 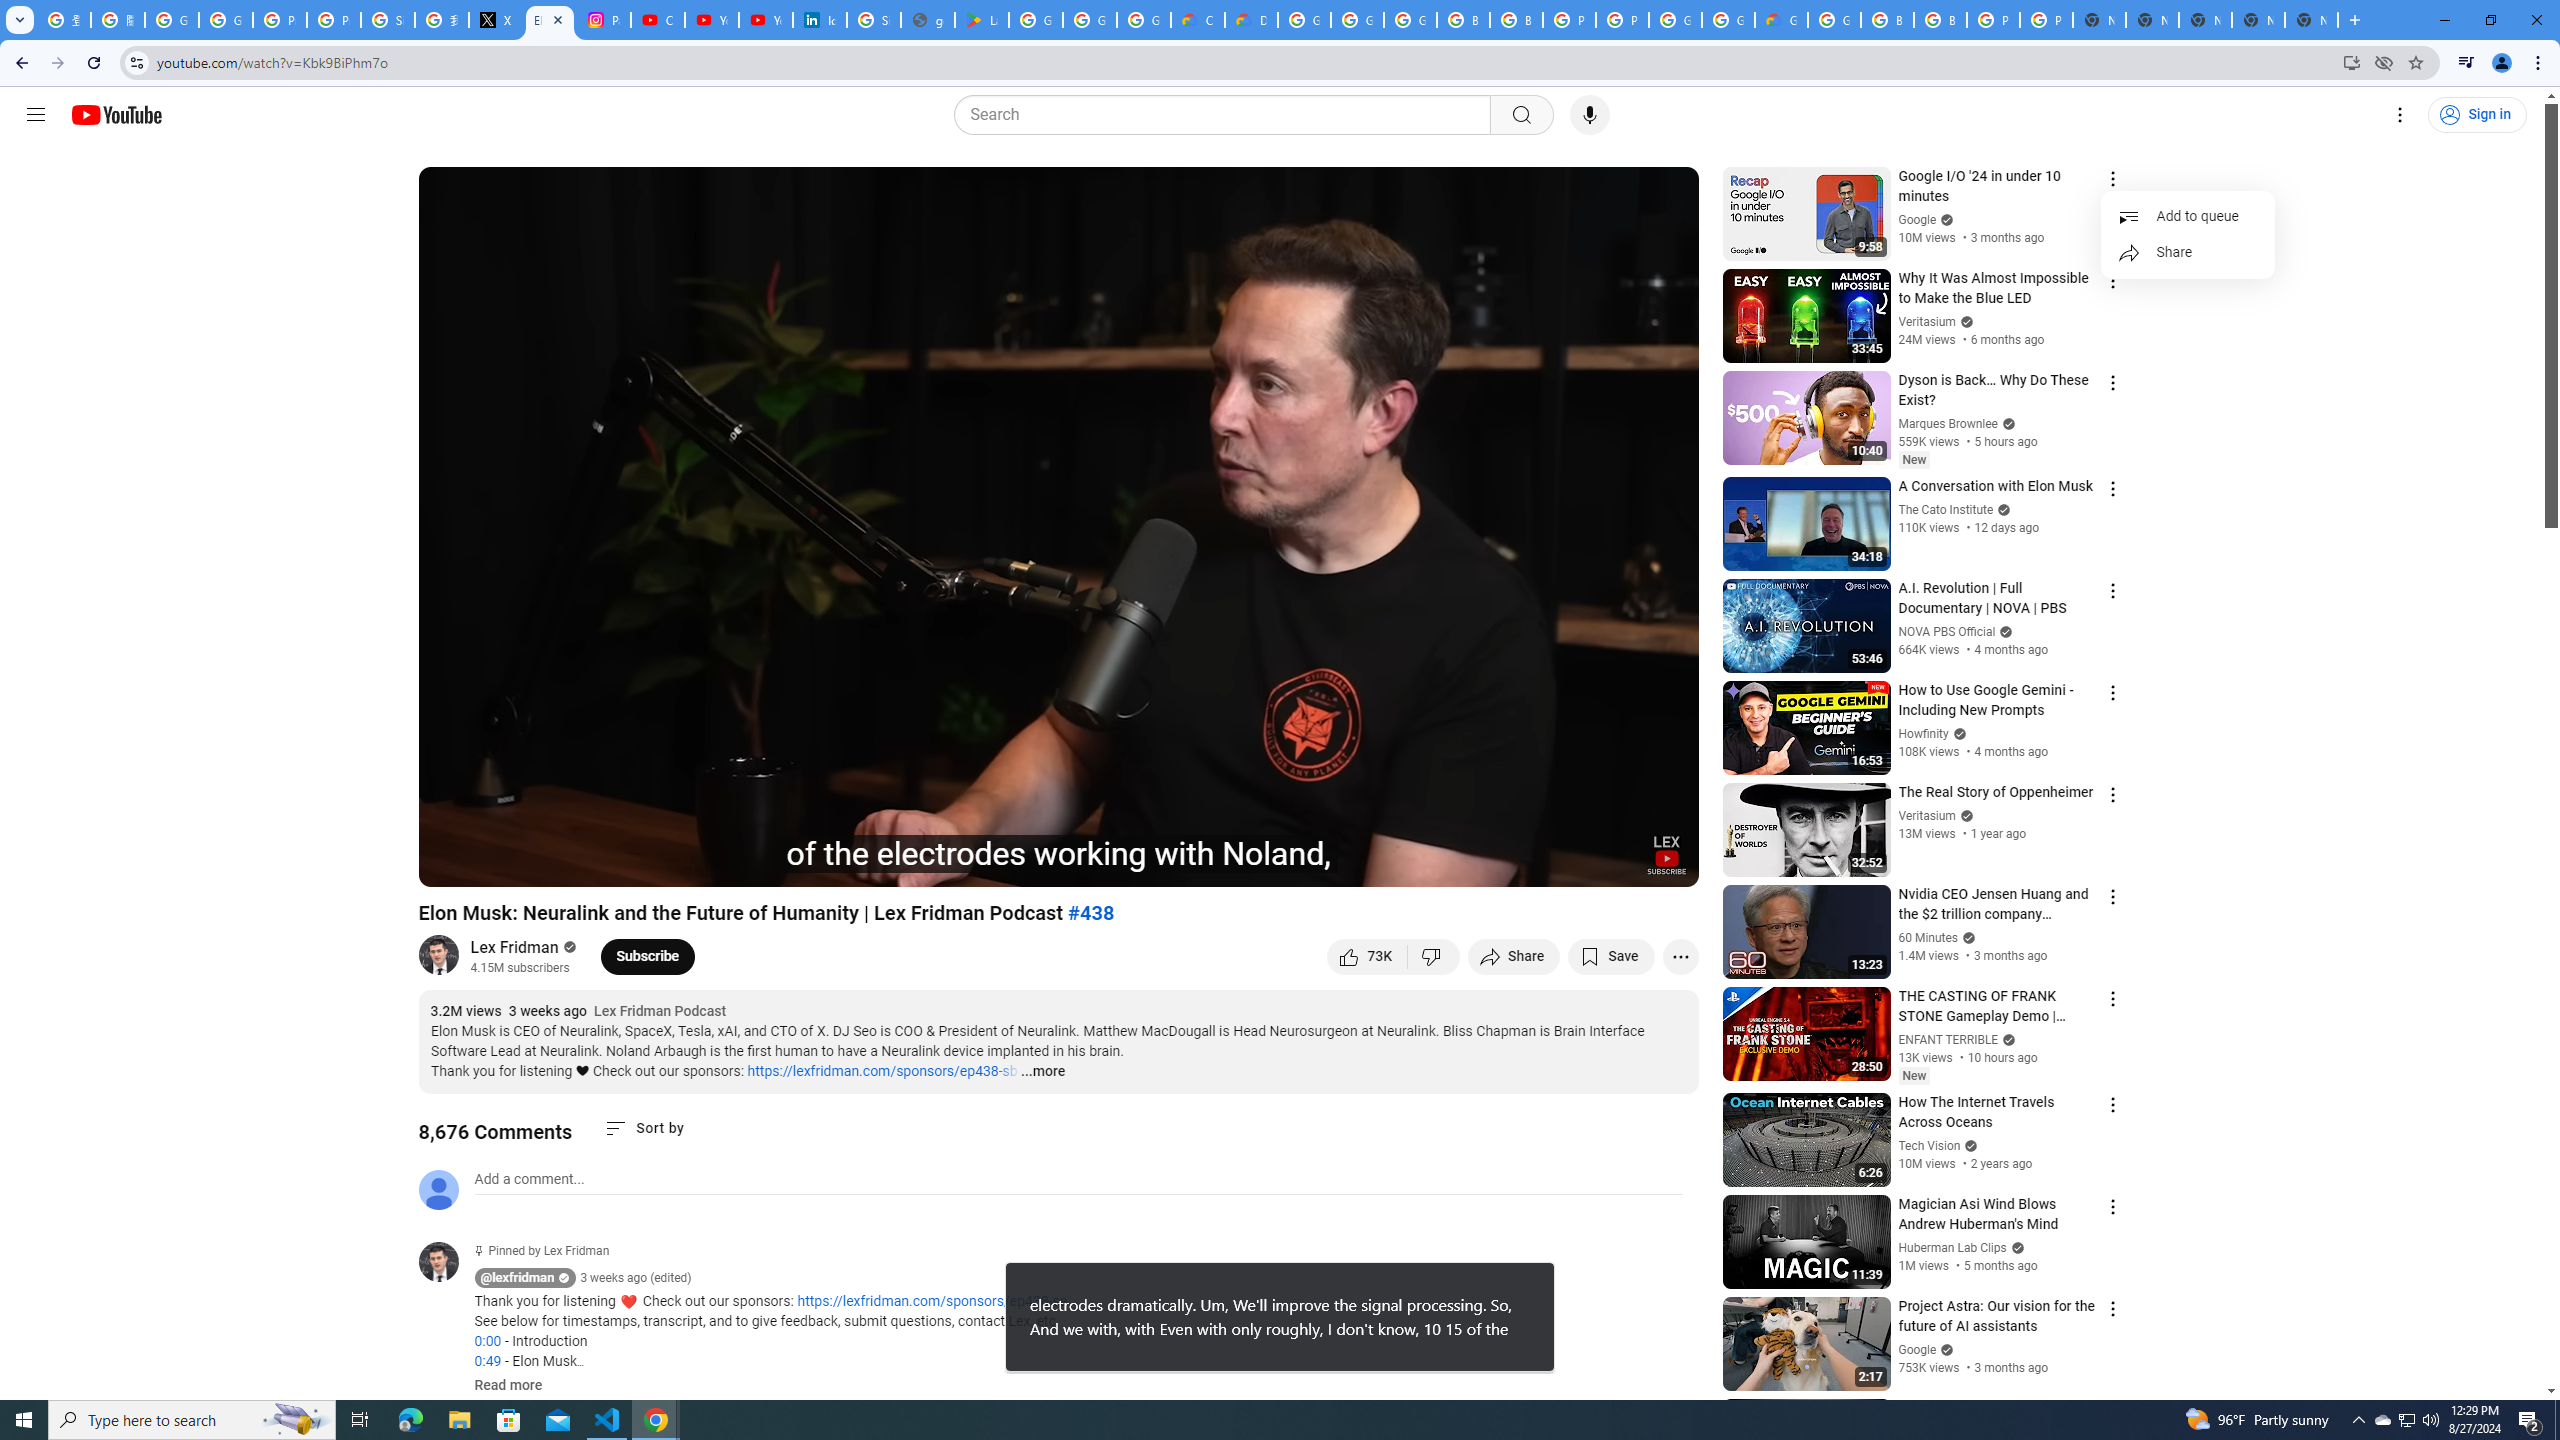 What do you see at coordinates (388, 19) in the screenshot?
I see `'Sign in - Google Accounts'` at bounding box center [388, 19].